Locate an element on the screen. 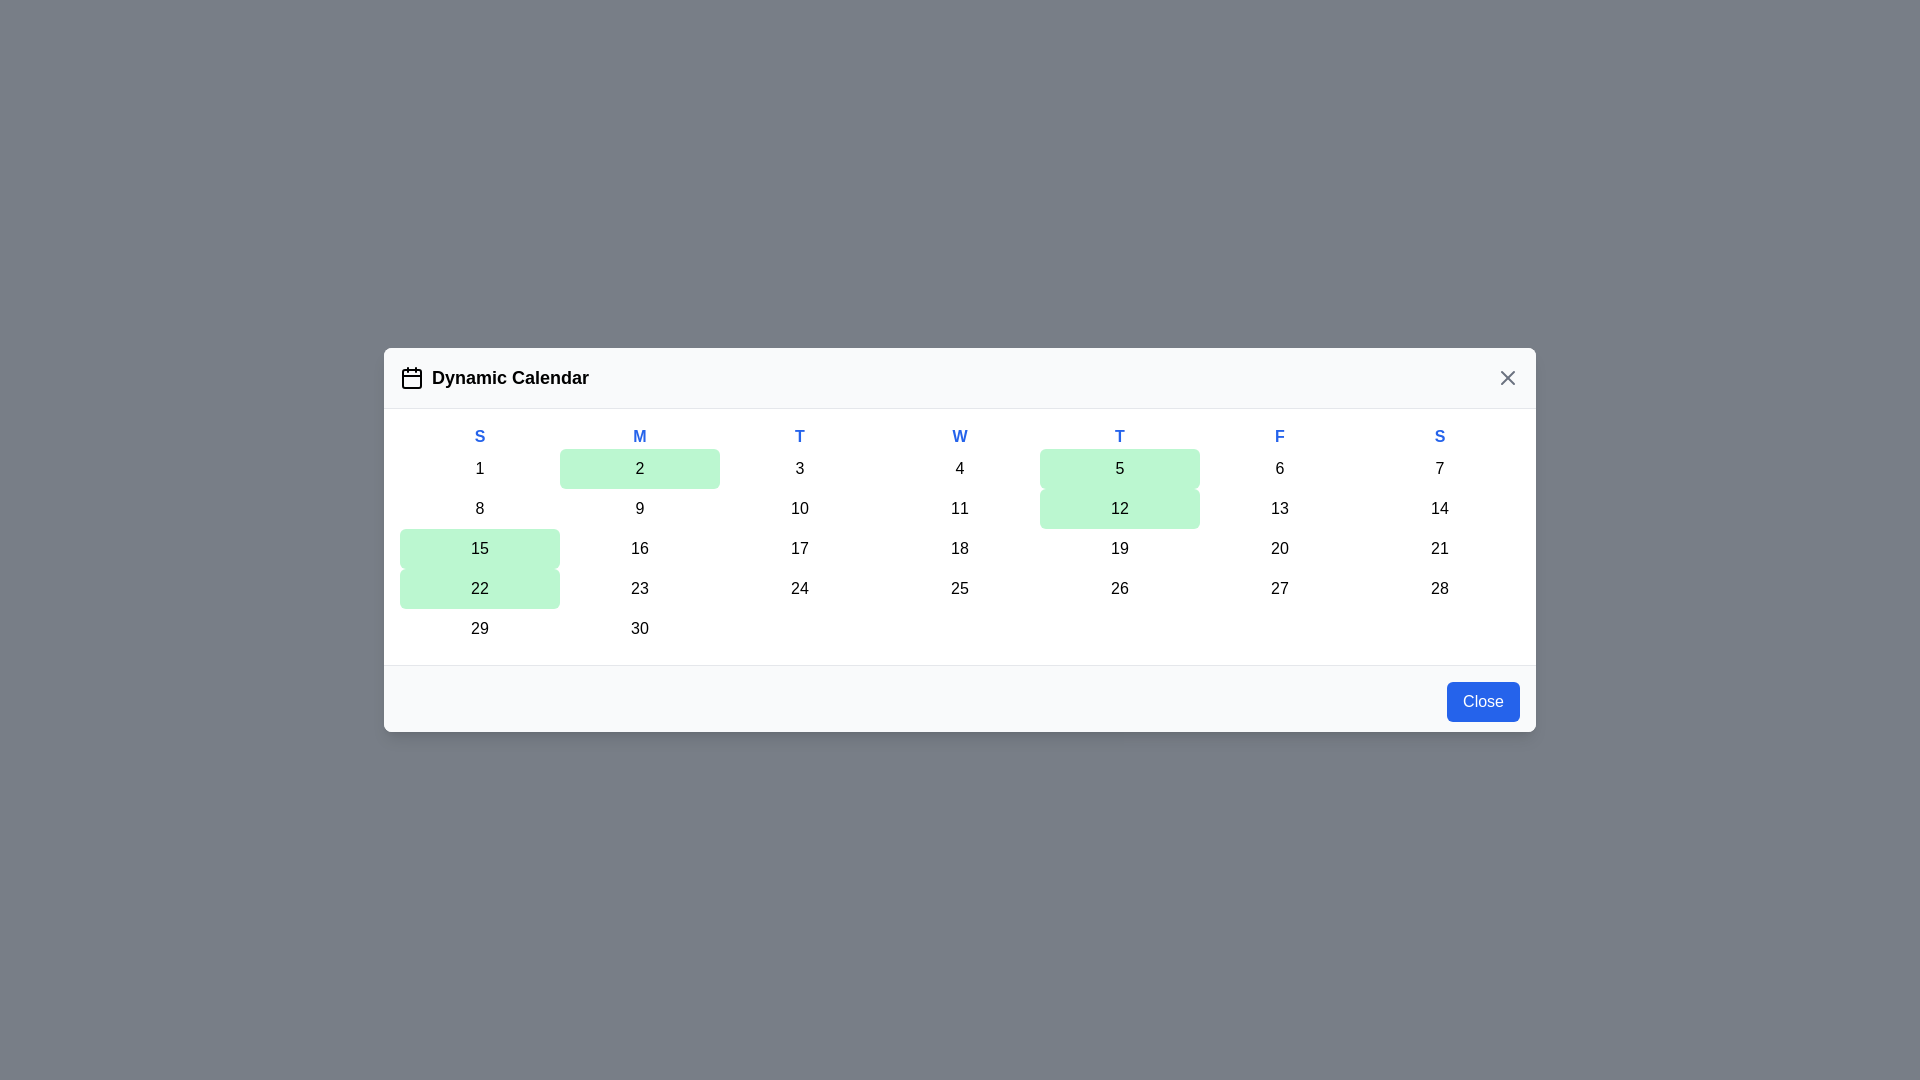  the close button to toggle the calendar's visibility is located at coordinates (1483, 701).